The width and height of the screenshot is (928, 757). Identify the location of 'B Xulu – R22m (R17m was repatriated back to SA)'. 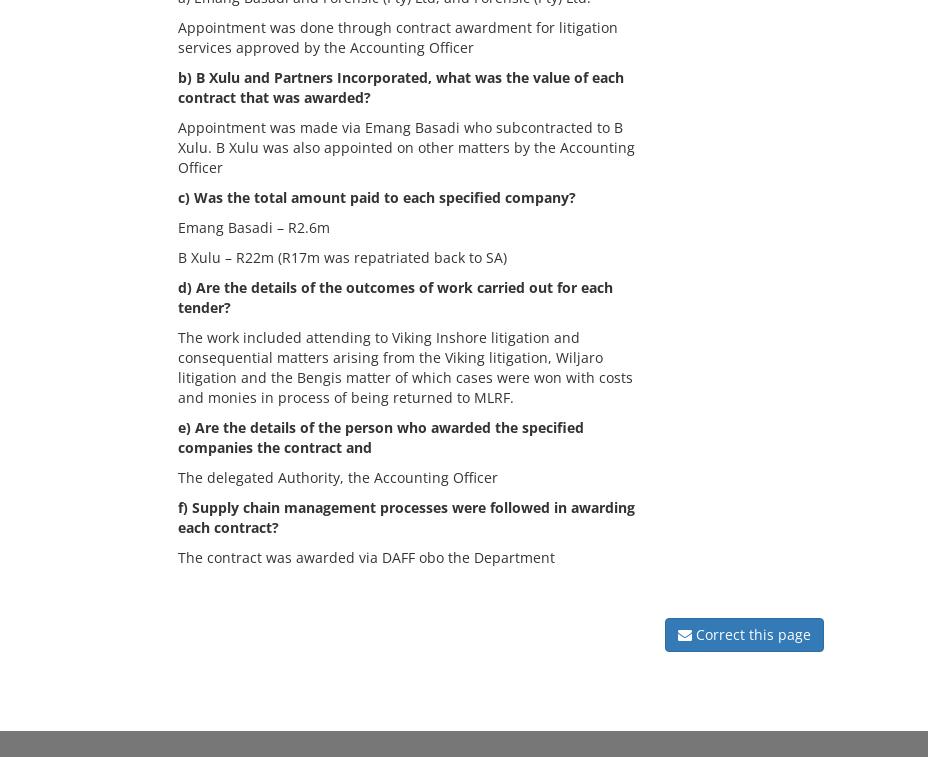
(177, 256).